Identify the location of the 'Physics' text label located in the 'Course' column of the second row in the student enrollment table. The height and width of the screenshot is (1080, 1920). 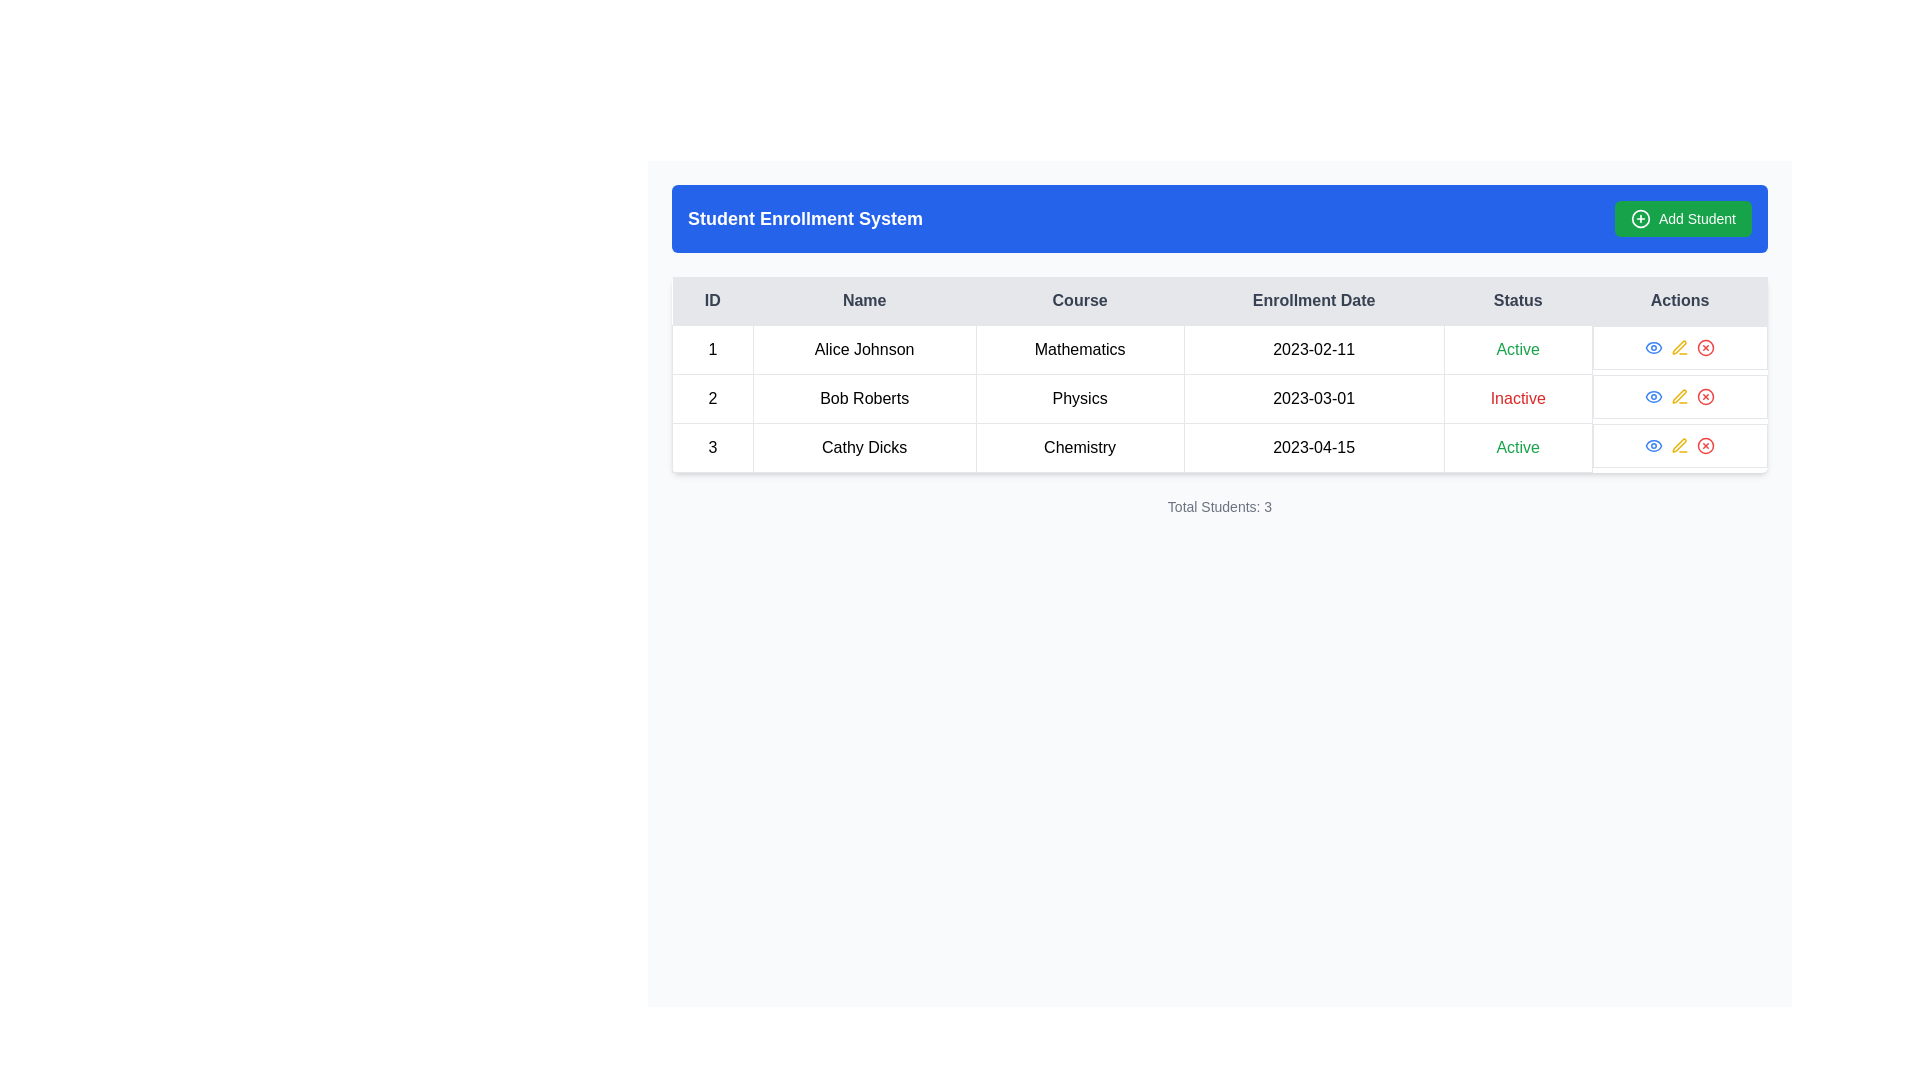
(1079, 398).